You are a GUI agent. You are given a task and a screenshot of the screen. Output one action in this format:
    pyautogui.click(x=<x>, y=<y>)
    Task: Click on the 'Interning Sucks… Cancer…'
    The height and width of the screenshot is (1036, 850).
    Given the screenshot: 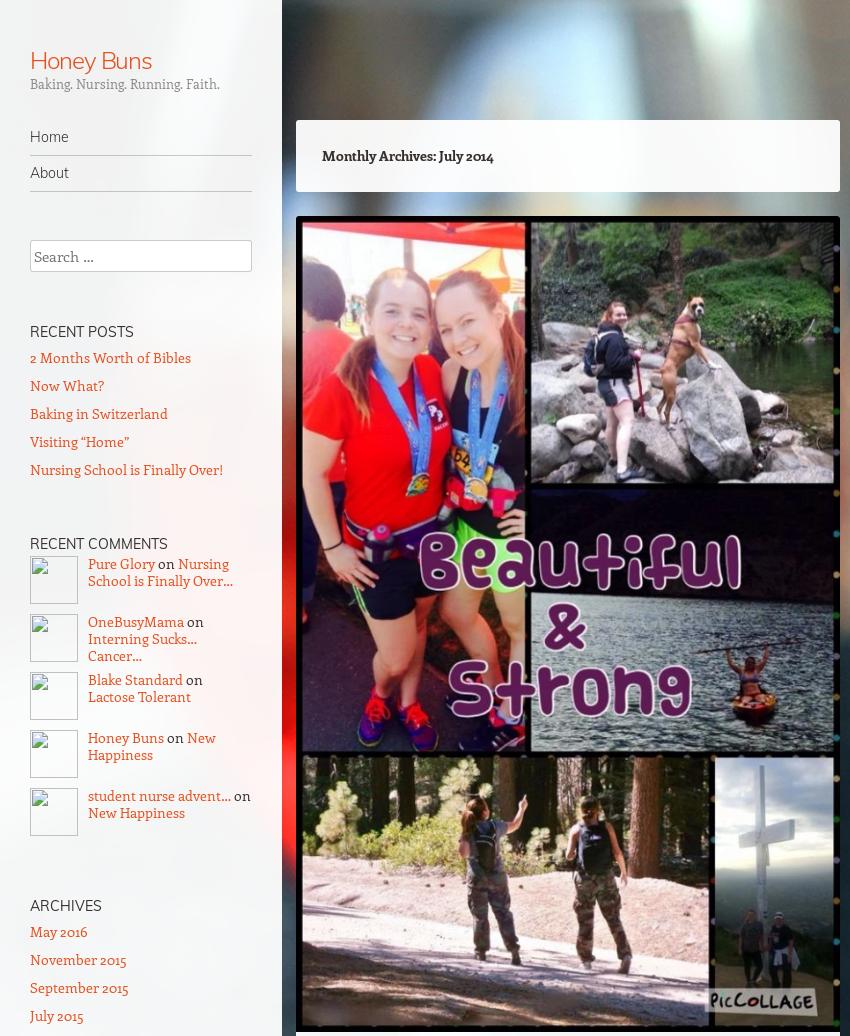 What is the action you would take?
    pyautogui.click(x=142, y=646)
    